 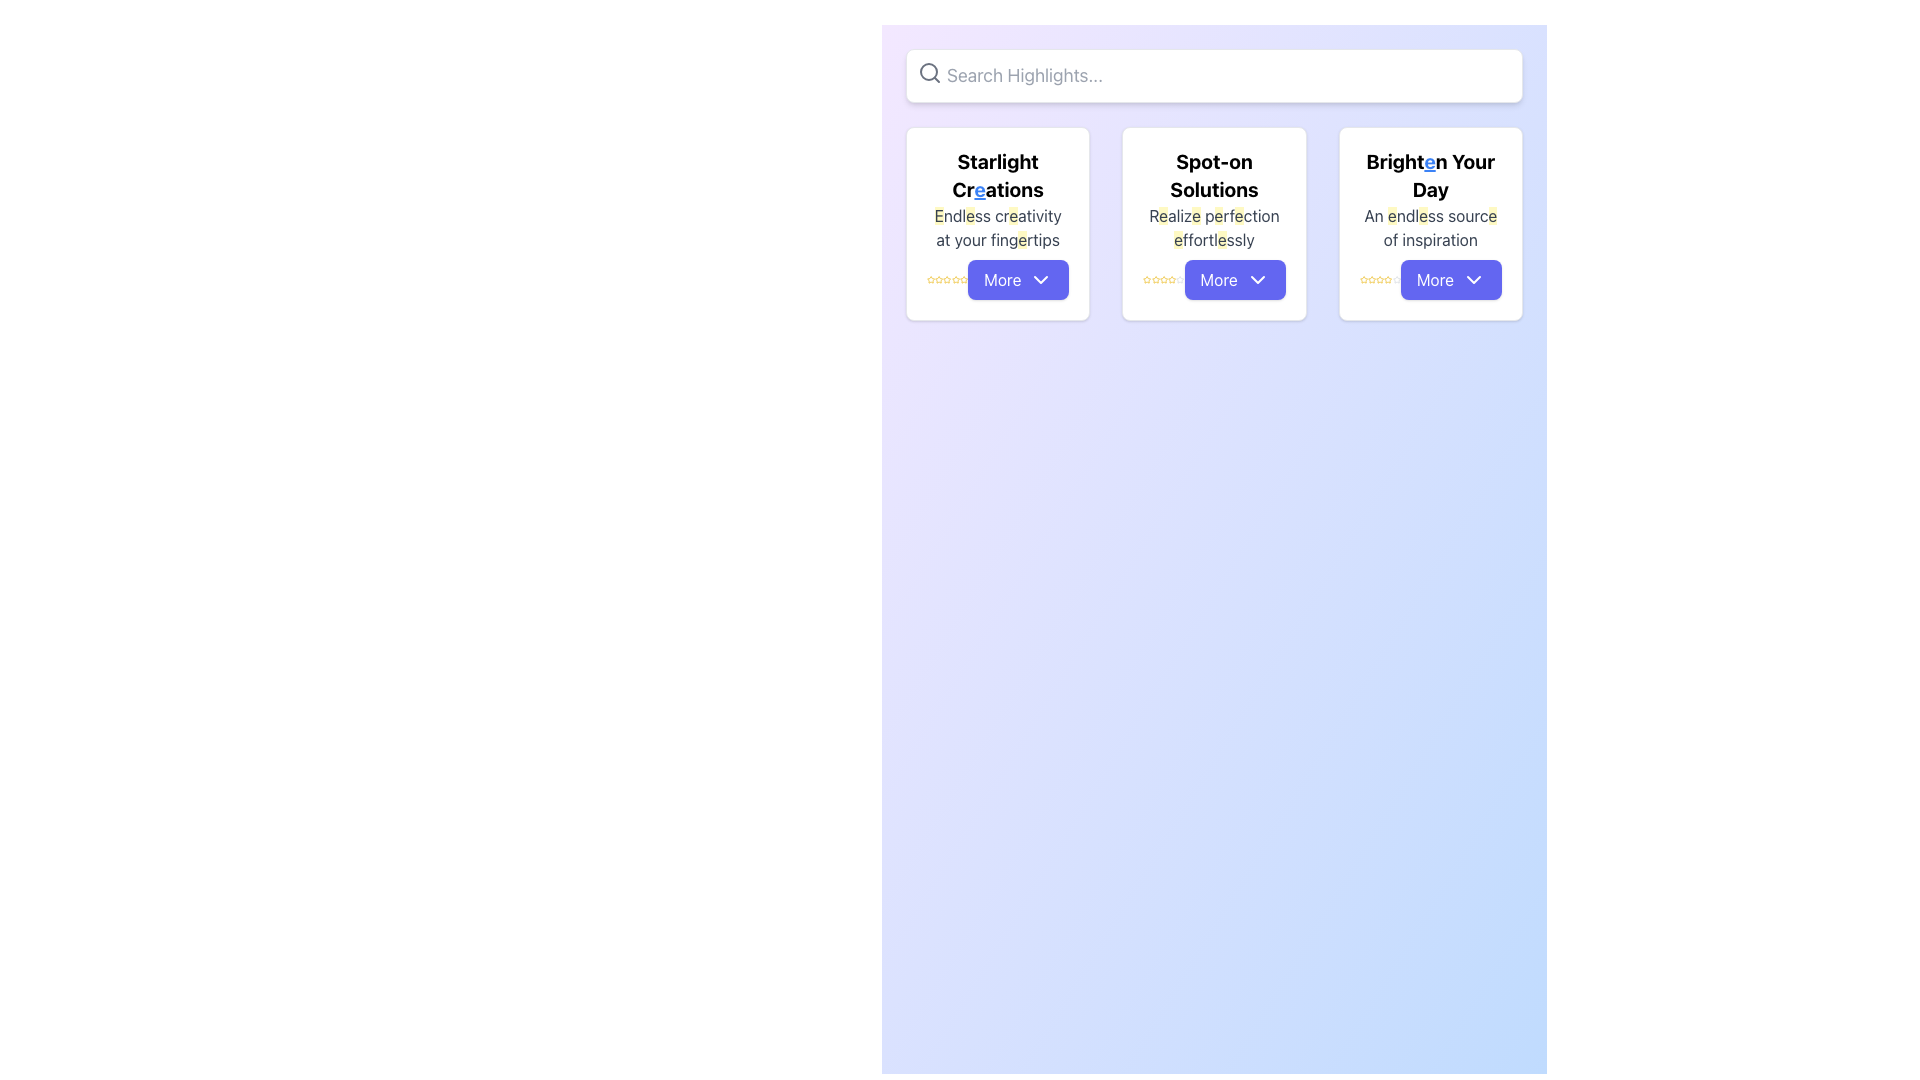 I want to click on the Card component for 'Spot-on Solutions' which includes a title, description, rating, and a call-to-action button labeled 'More'. It is located in the second column of a three-column grid layout, between 'Starlight Creations' and 'Brighten Your Day', so click(x=1213, y=223).